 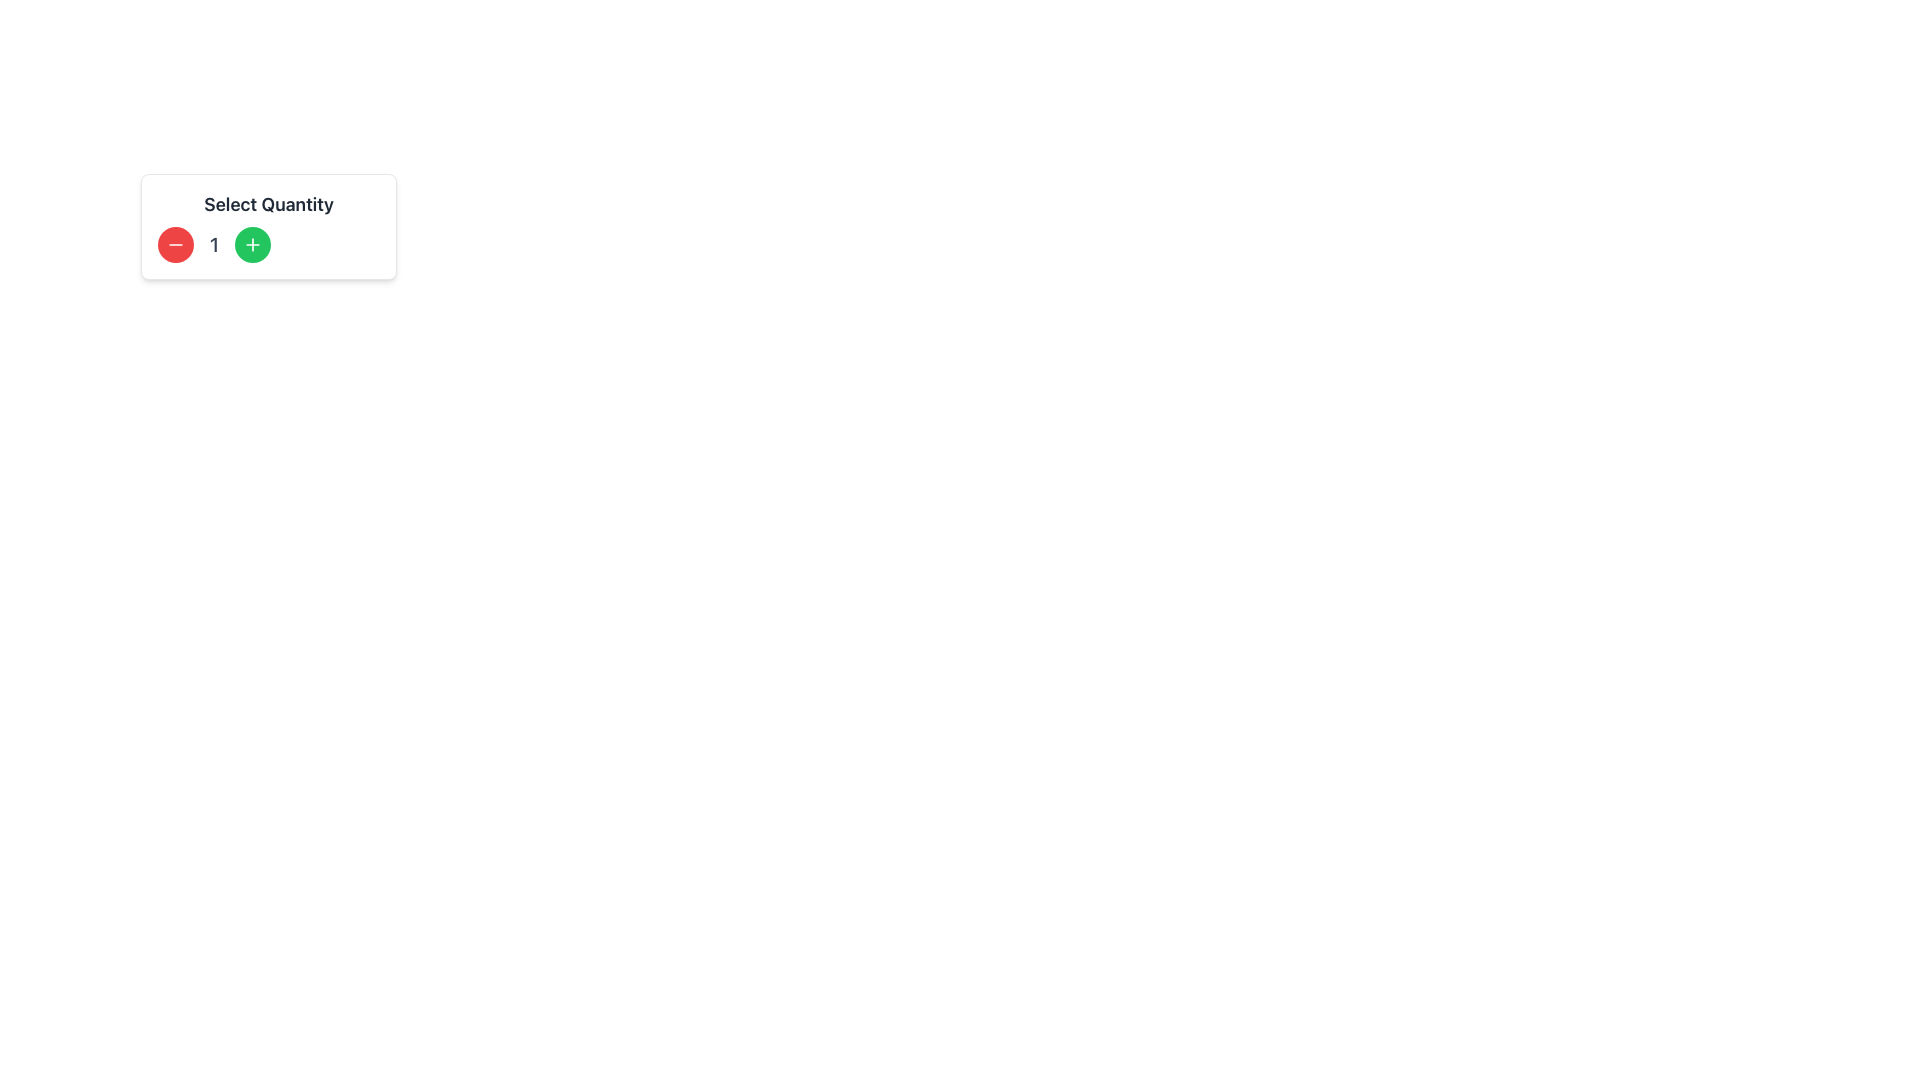 What do you see at coordinates (252, 244) in the screenshot?
I see `the green circular button with a white plus sign to increase the quantity` at bounding box center [252, 244].